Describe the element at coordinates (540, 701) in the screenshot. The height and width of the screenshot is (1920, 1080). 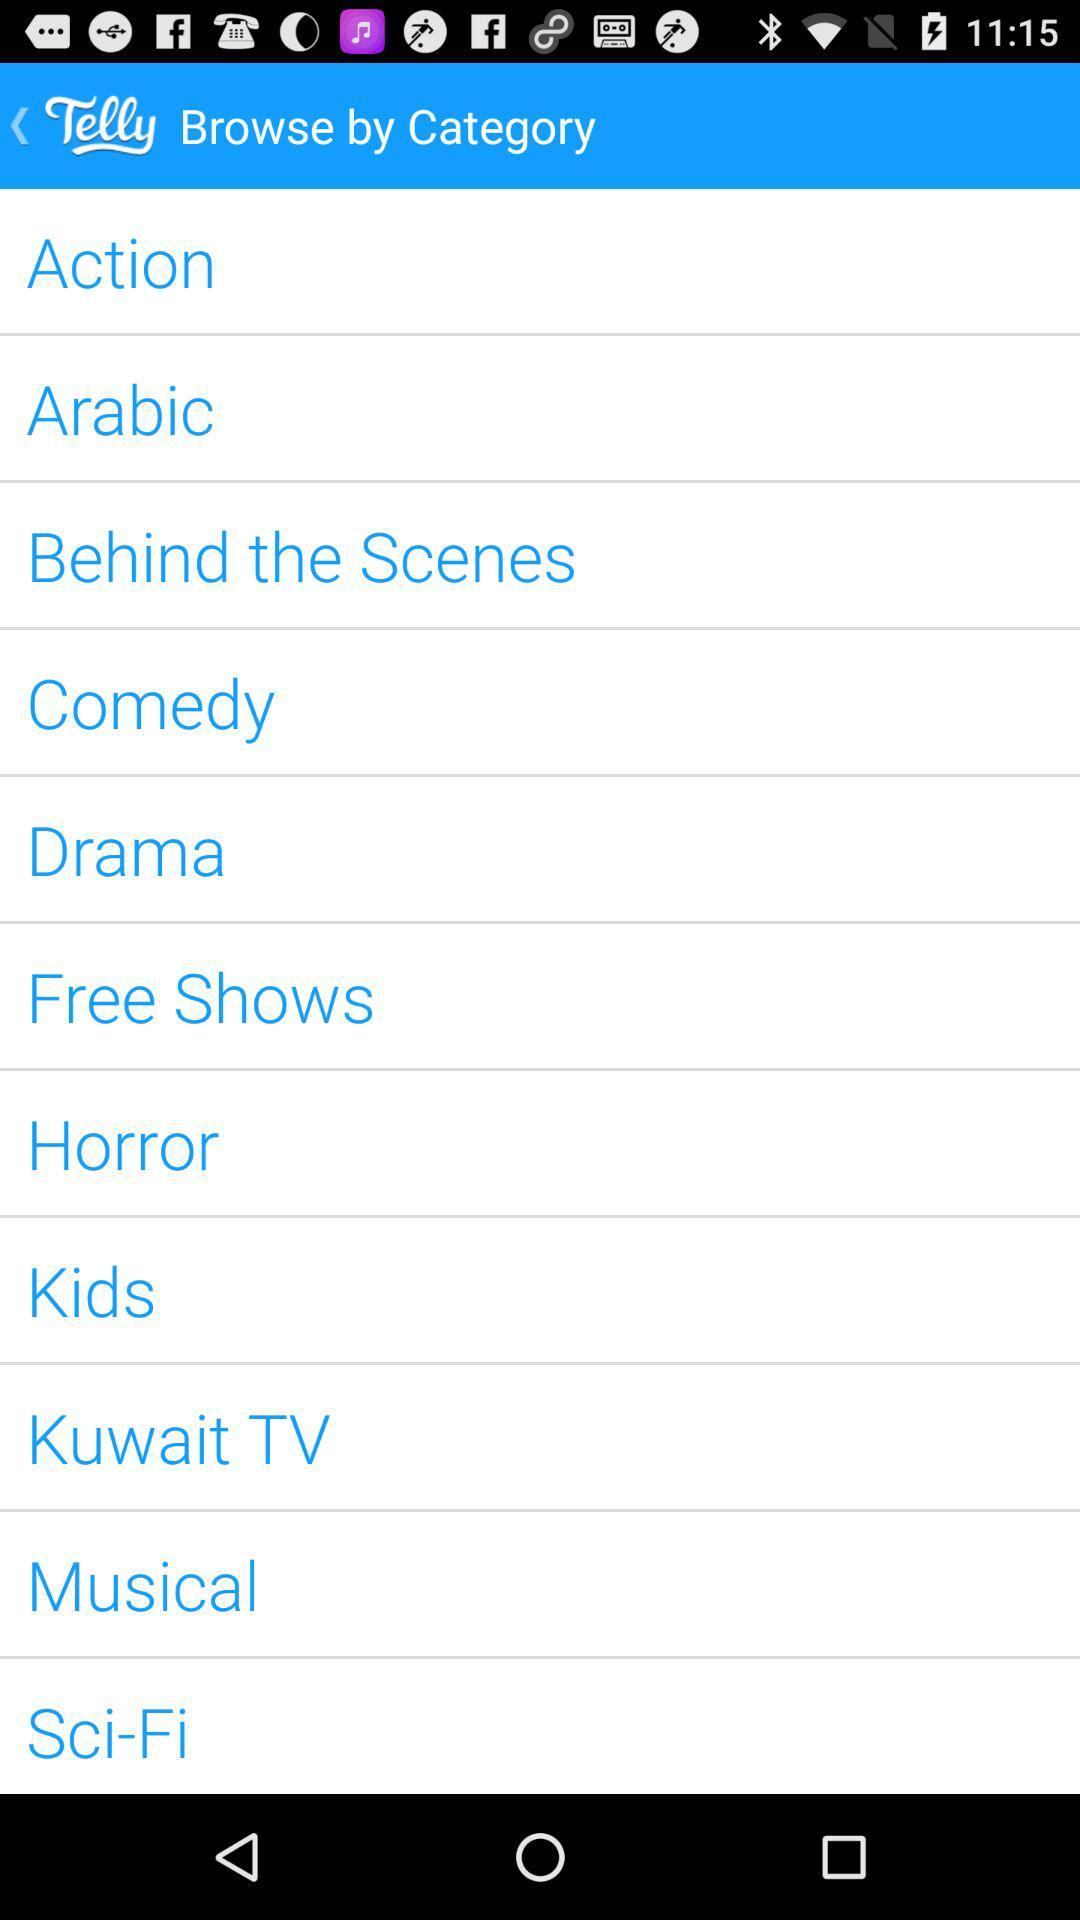
I see `the comedy icon` at that location.